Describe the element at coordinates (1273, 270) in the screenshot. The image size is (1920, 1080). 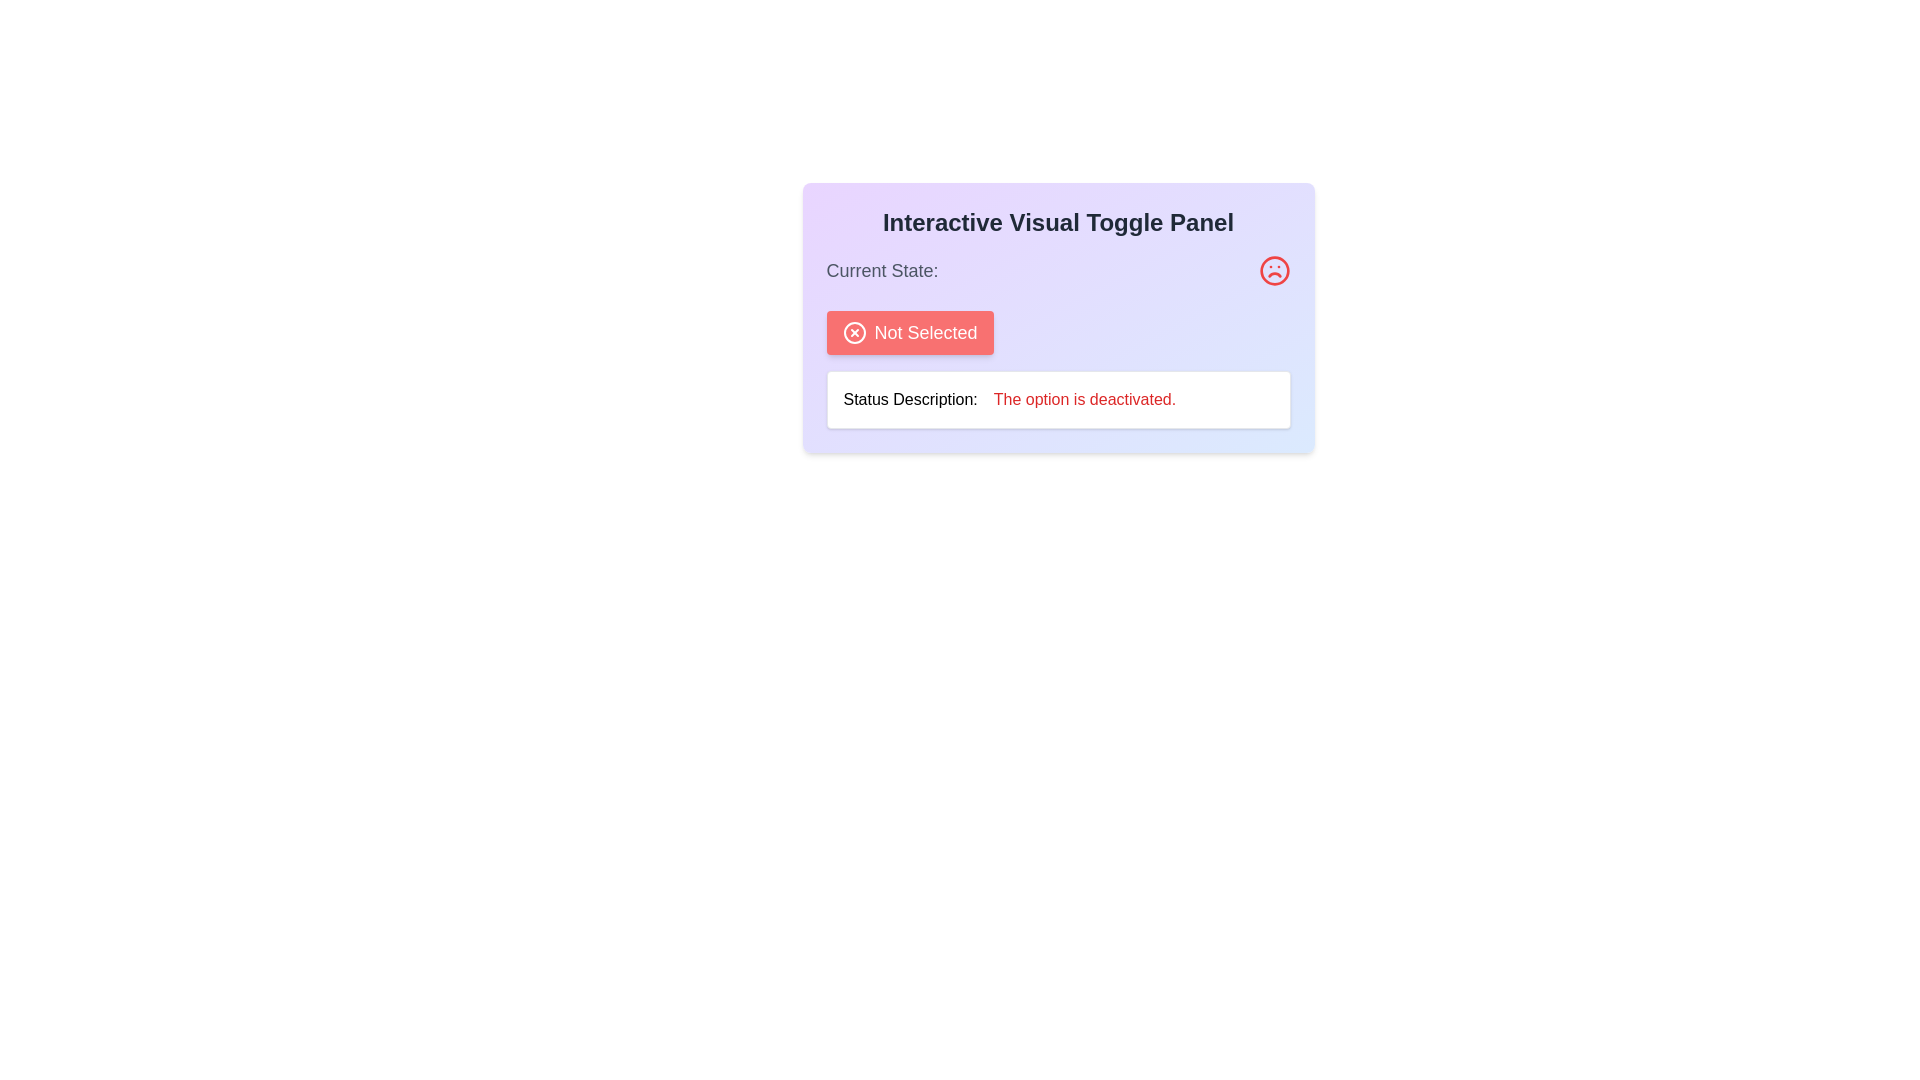
I see `the SVG Icon representing a negative or deactivated state located in the 'Current State' section of the card, adjacent to the label 'Current State:'` at that location.